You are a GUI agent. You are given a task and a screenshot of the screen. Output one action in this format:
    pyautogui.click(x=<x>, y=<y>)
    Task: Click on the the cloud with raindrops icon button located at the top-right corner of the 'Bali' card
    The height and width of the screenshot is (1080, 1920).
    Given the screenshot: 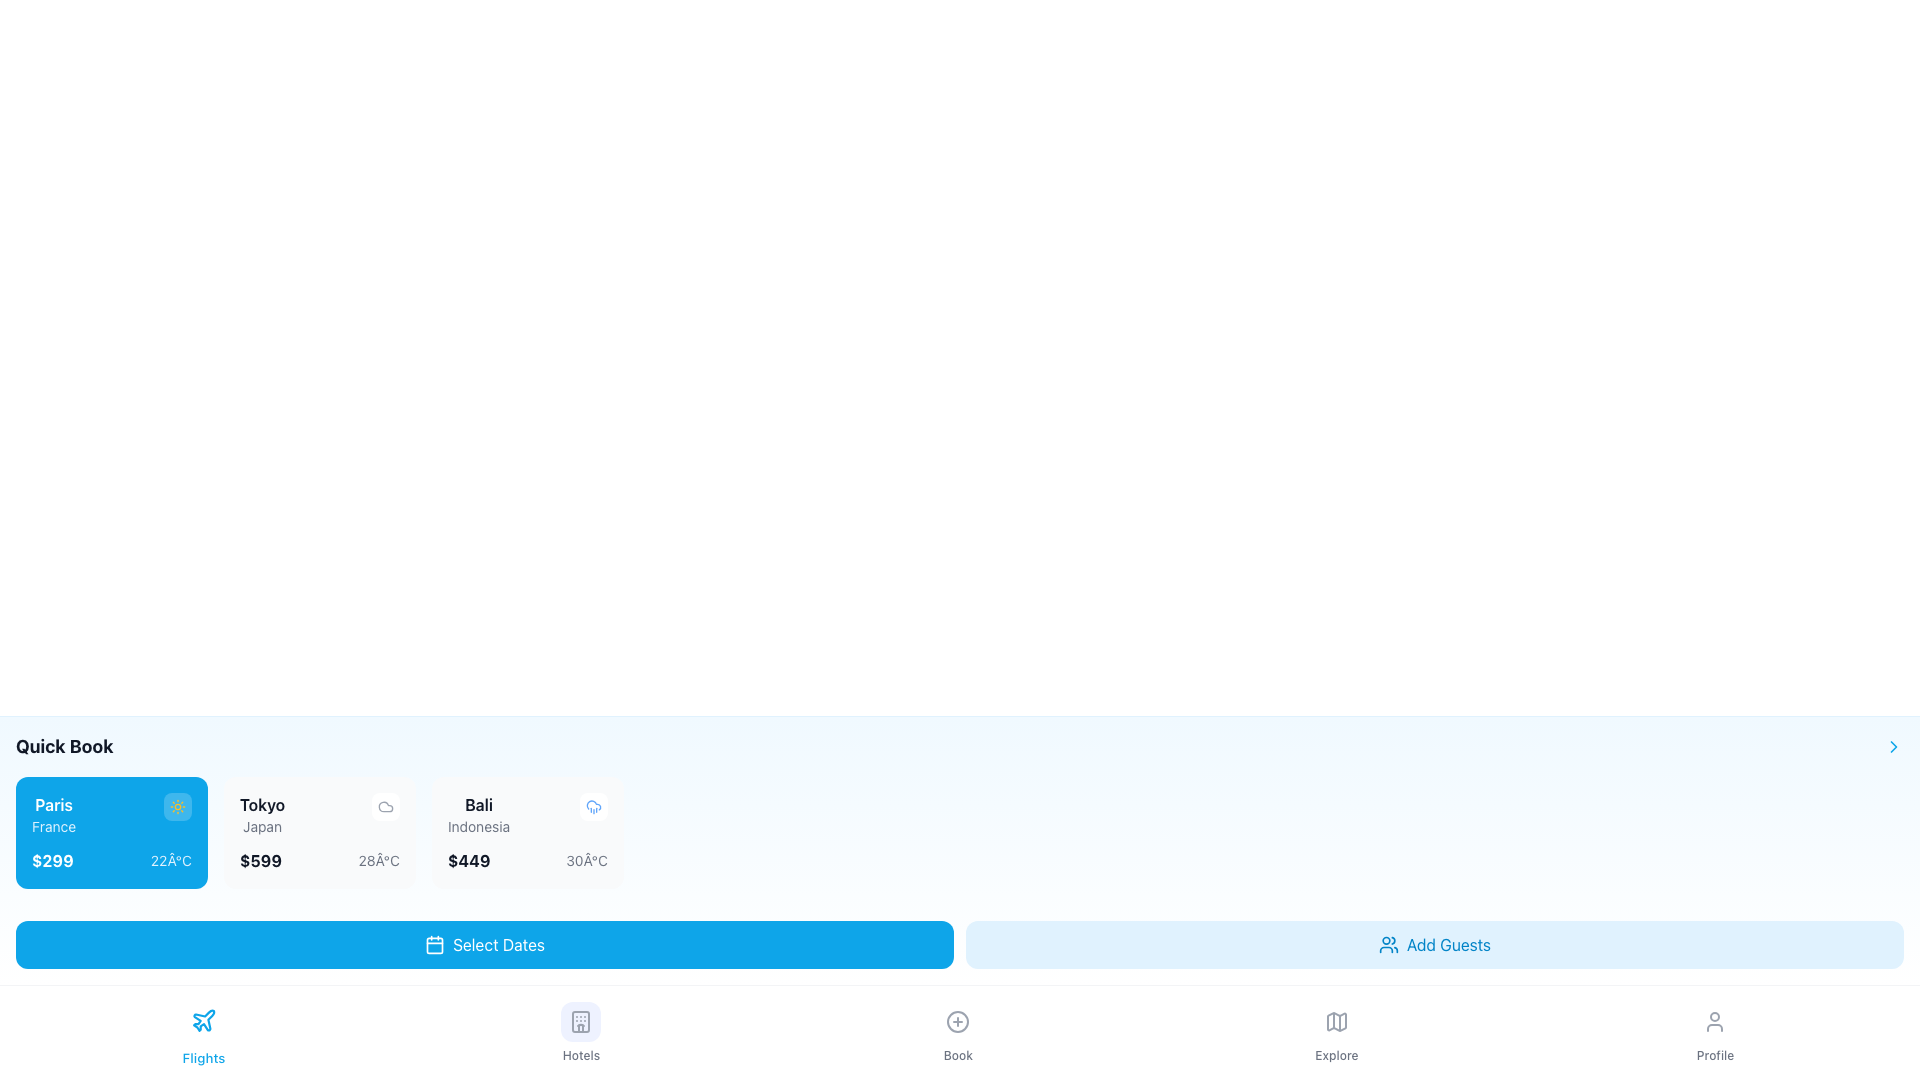 What is the action you would take?
    pyautogui.click(x=593, y=805)
    